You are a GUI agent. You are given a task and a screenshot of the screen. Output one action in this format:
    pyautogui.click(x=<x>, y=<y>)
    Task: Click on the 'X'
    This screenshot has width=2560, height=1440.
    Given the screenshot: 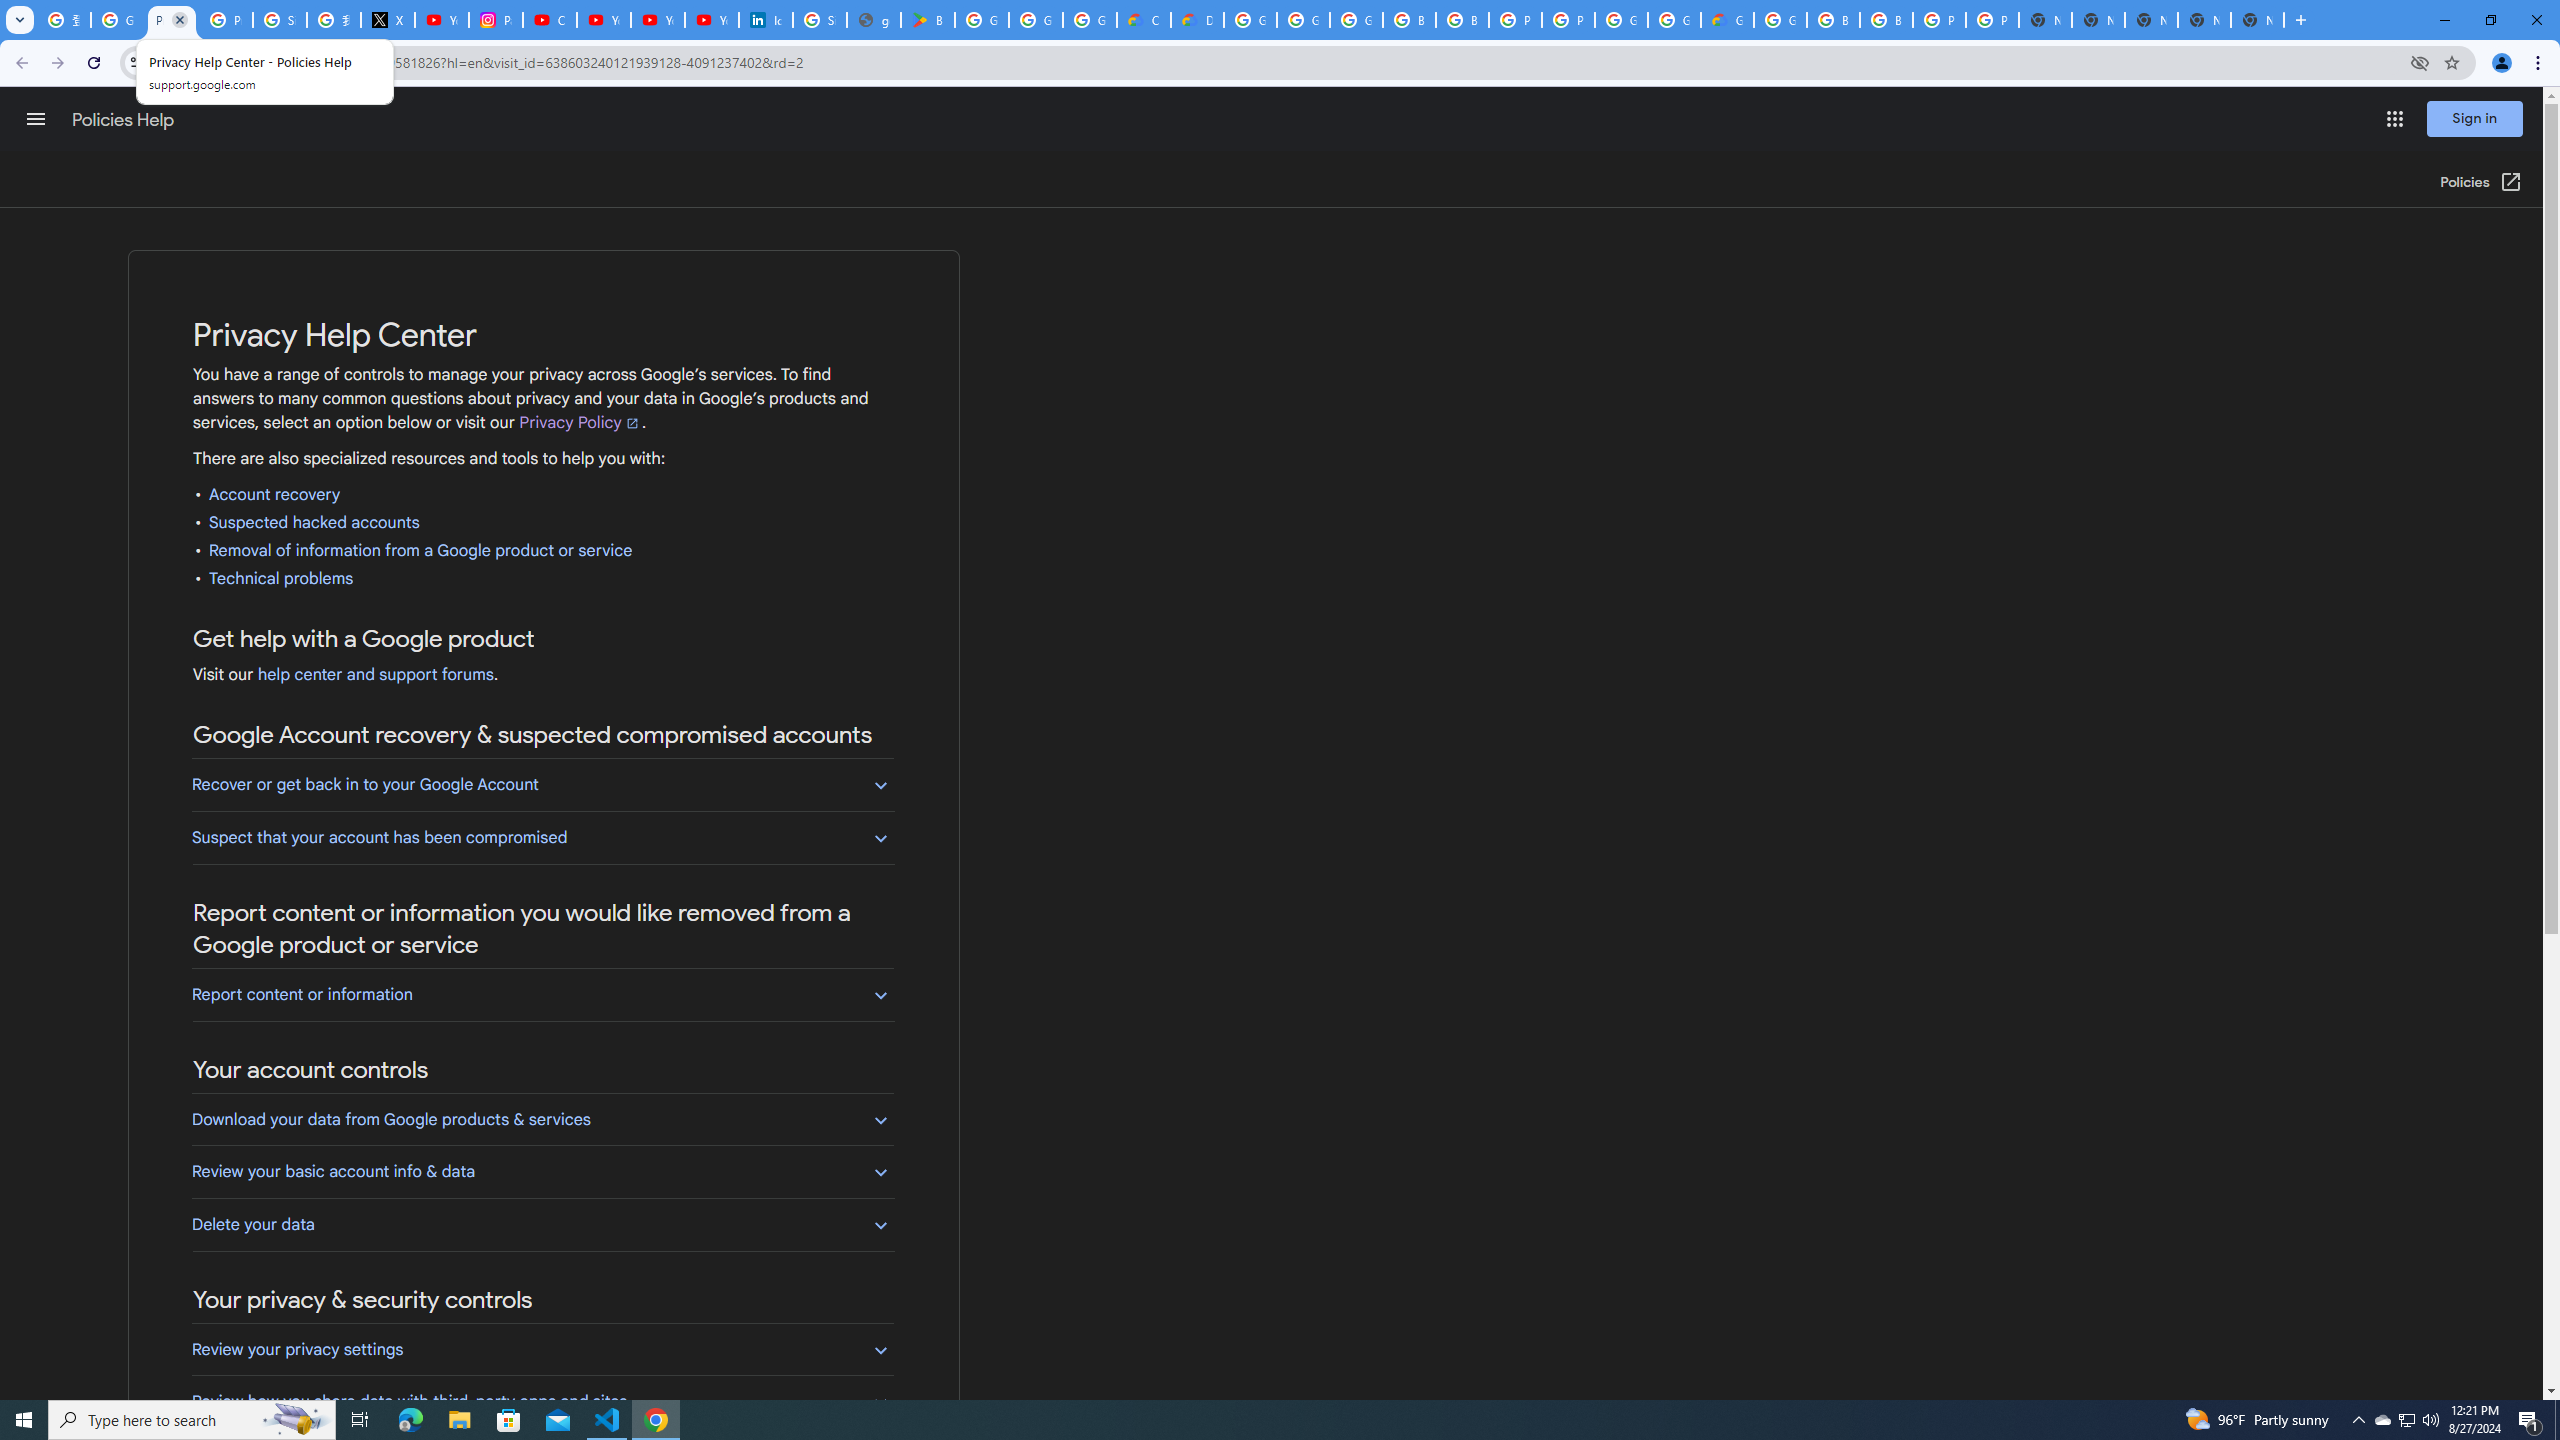 What is the action you would take?
    pyautogui.click(x=388, y=19)
    